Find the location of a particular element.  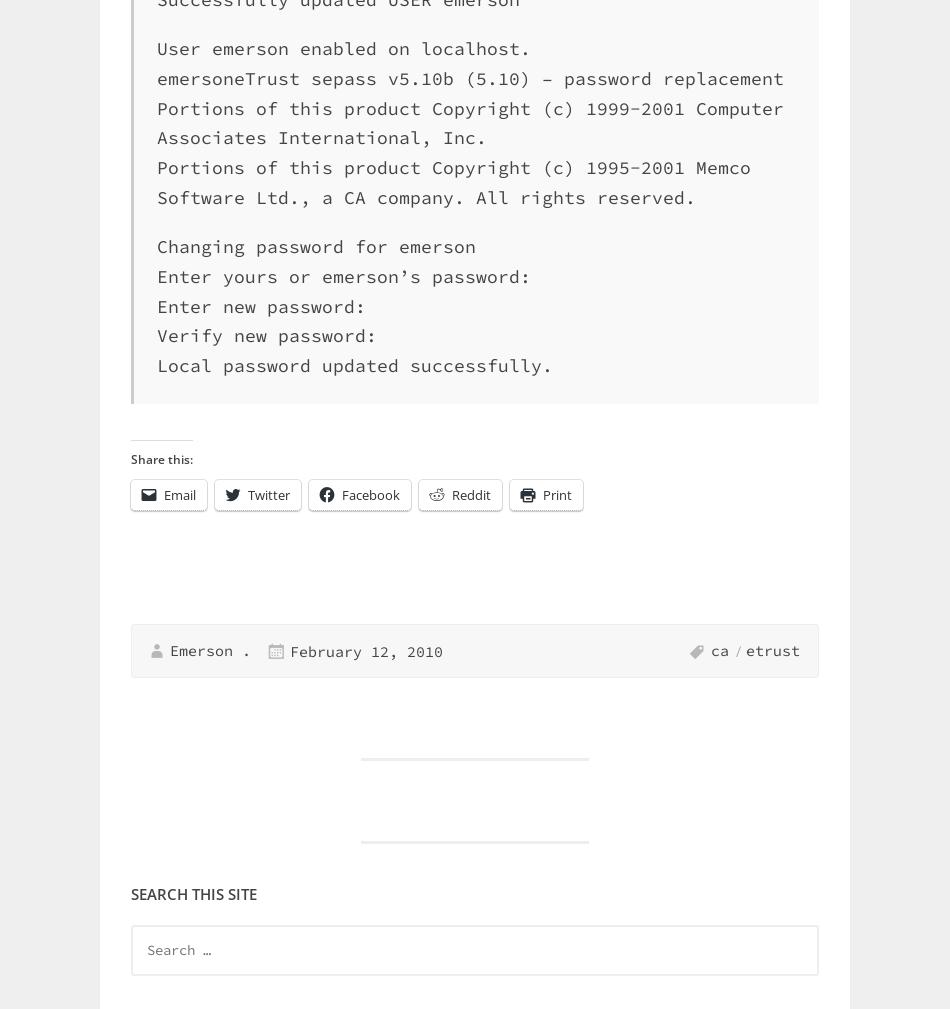

'Print' is located at coordinates (557, 494).